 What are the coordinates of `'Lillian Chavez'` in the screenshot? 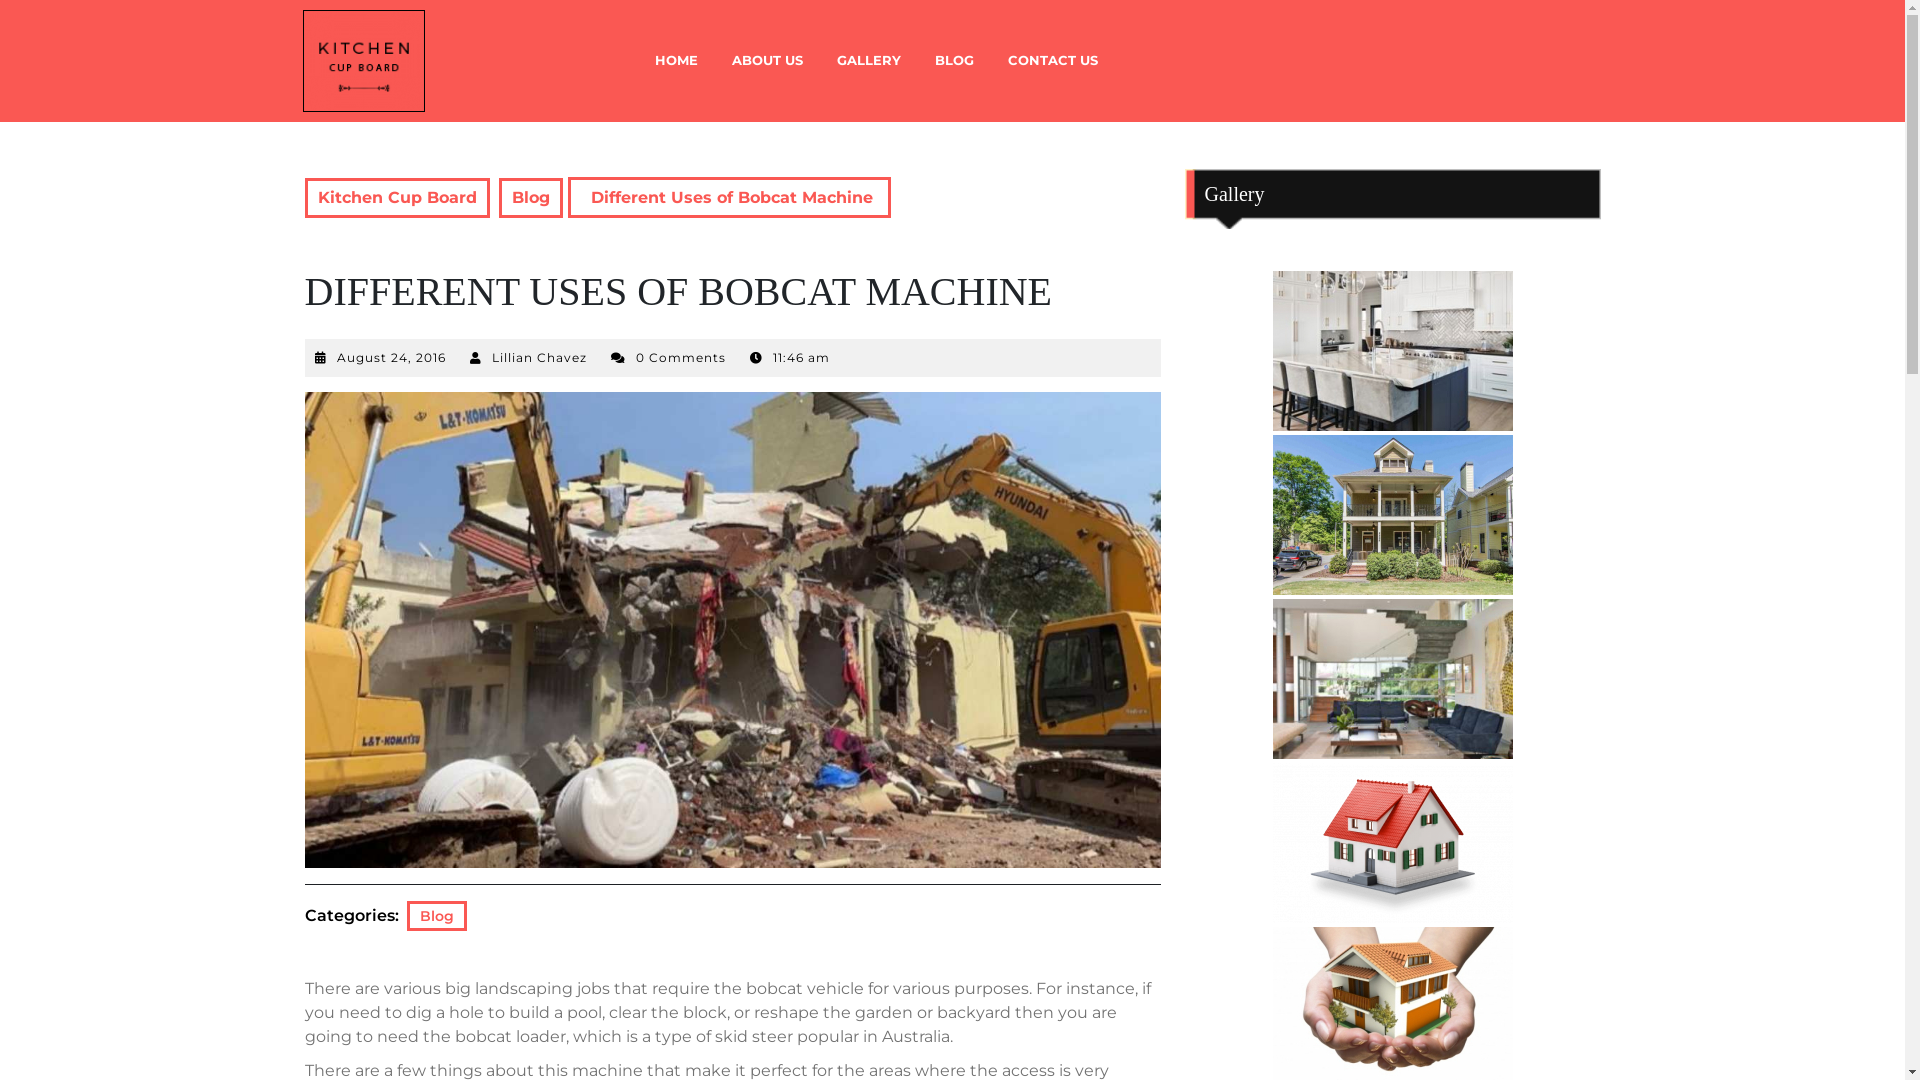 It's located at (539, 356).